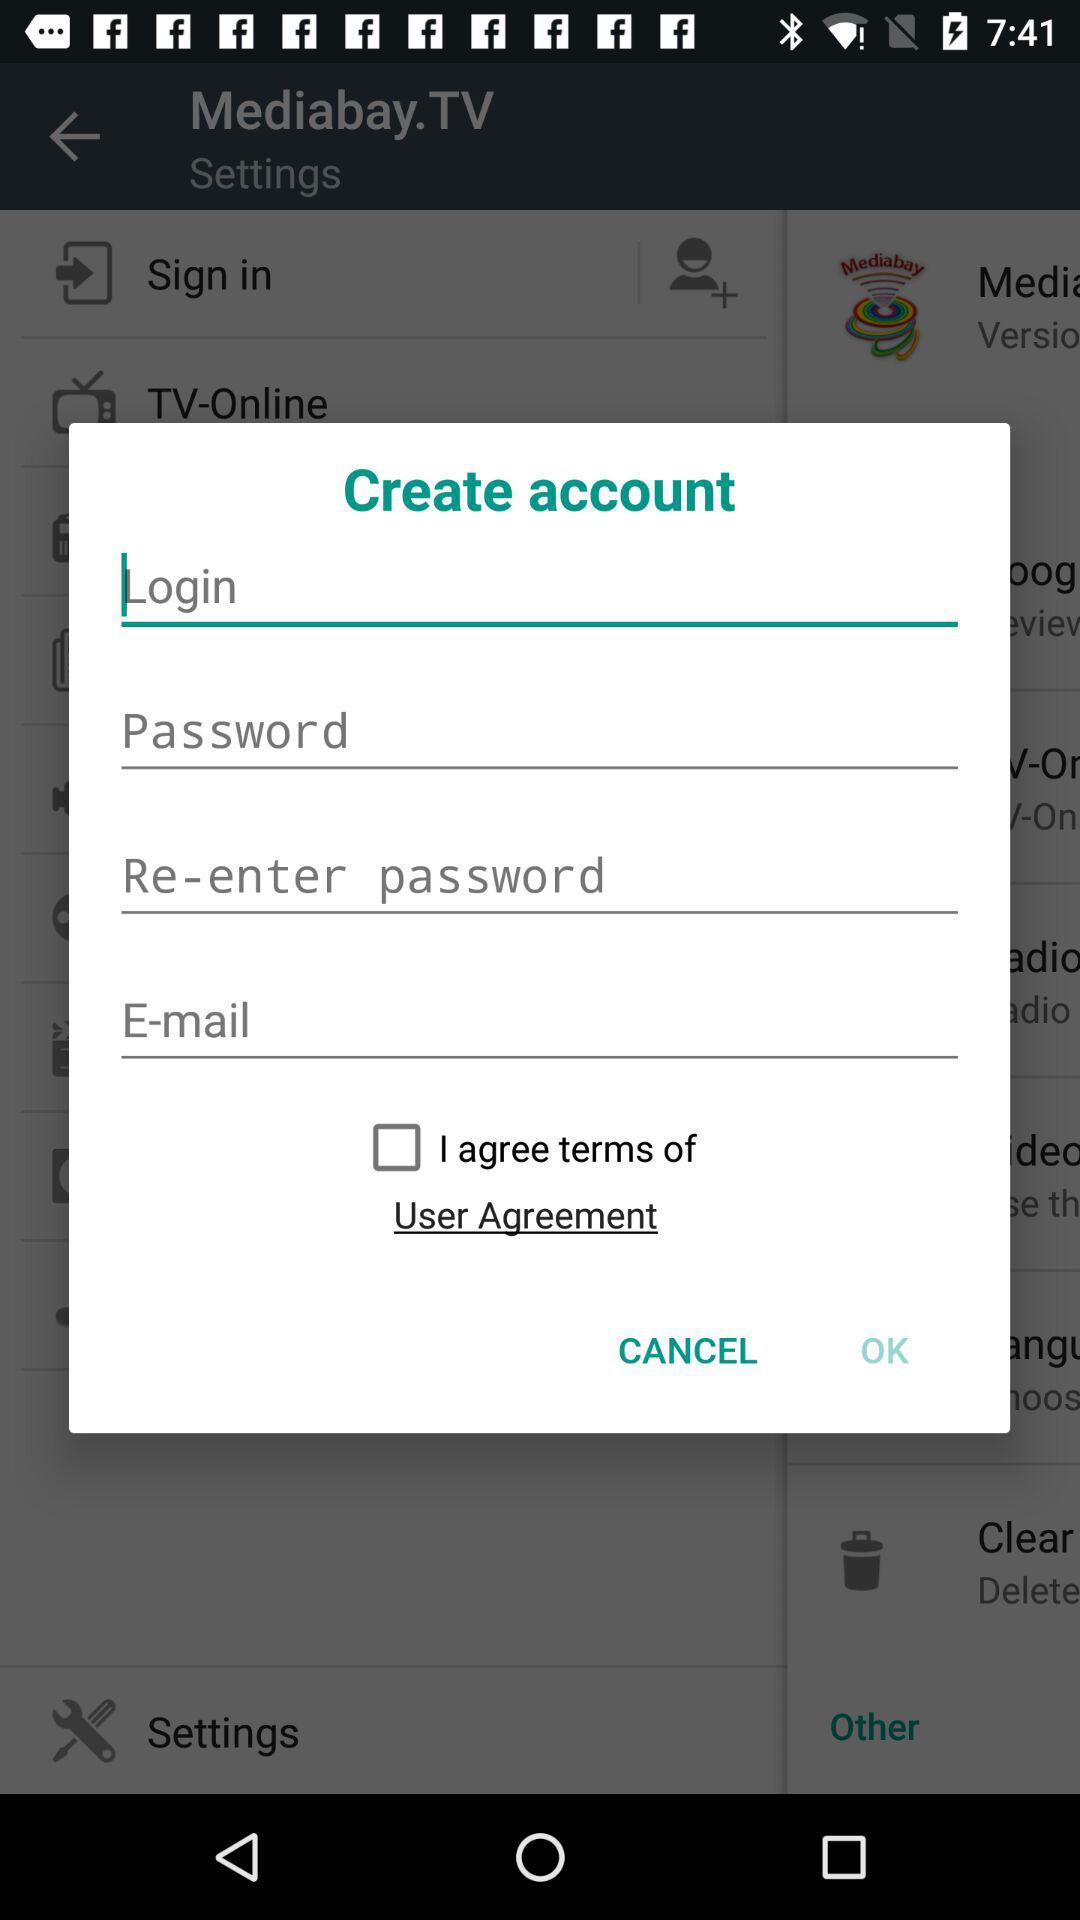  I want to click on ok, so click(883, 1349).